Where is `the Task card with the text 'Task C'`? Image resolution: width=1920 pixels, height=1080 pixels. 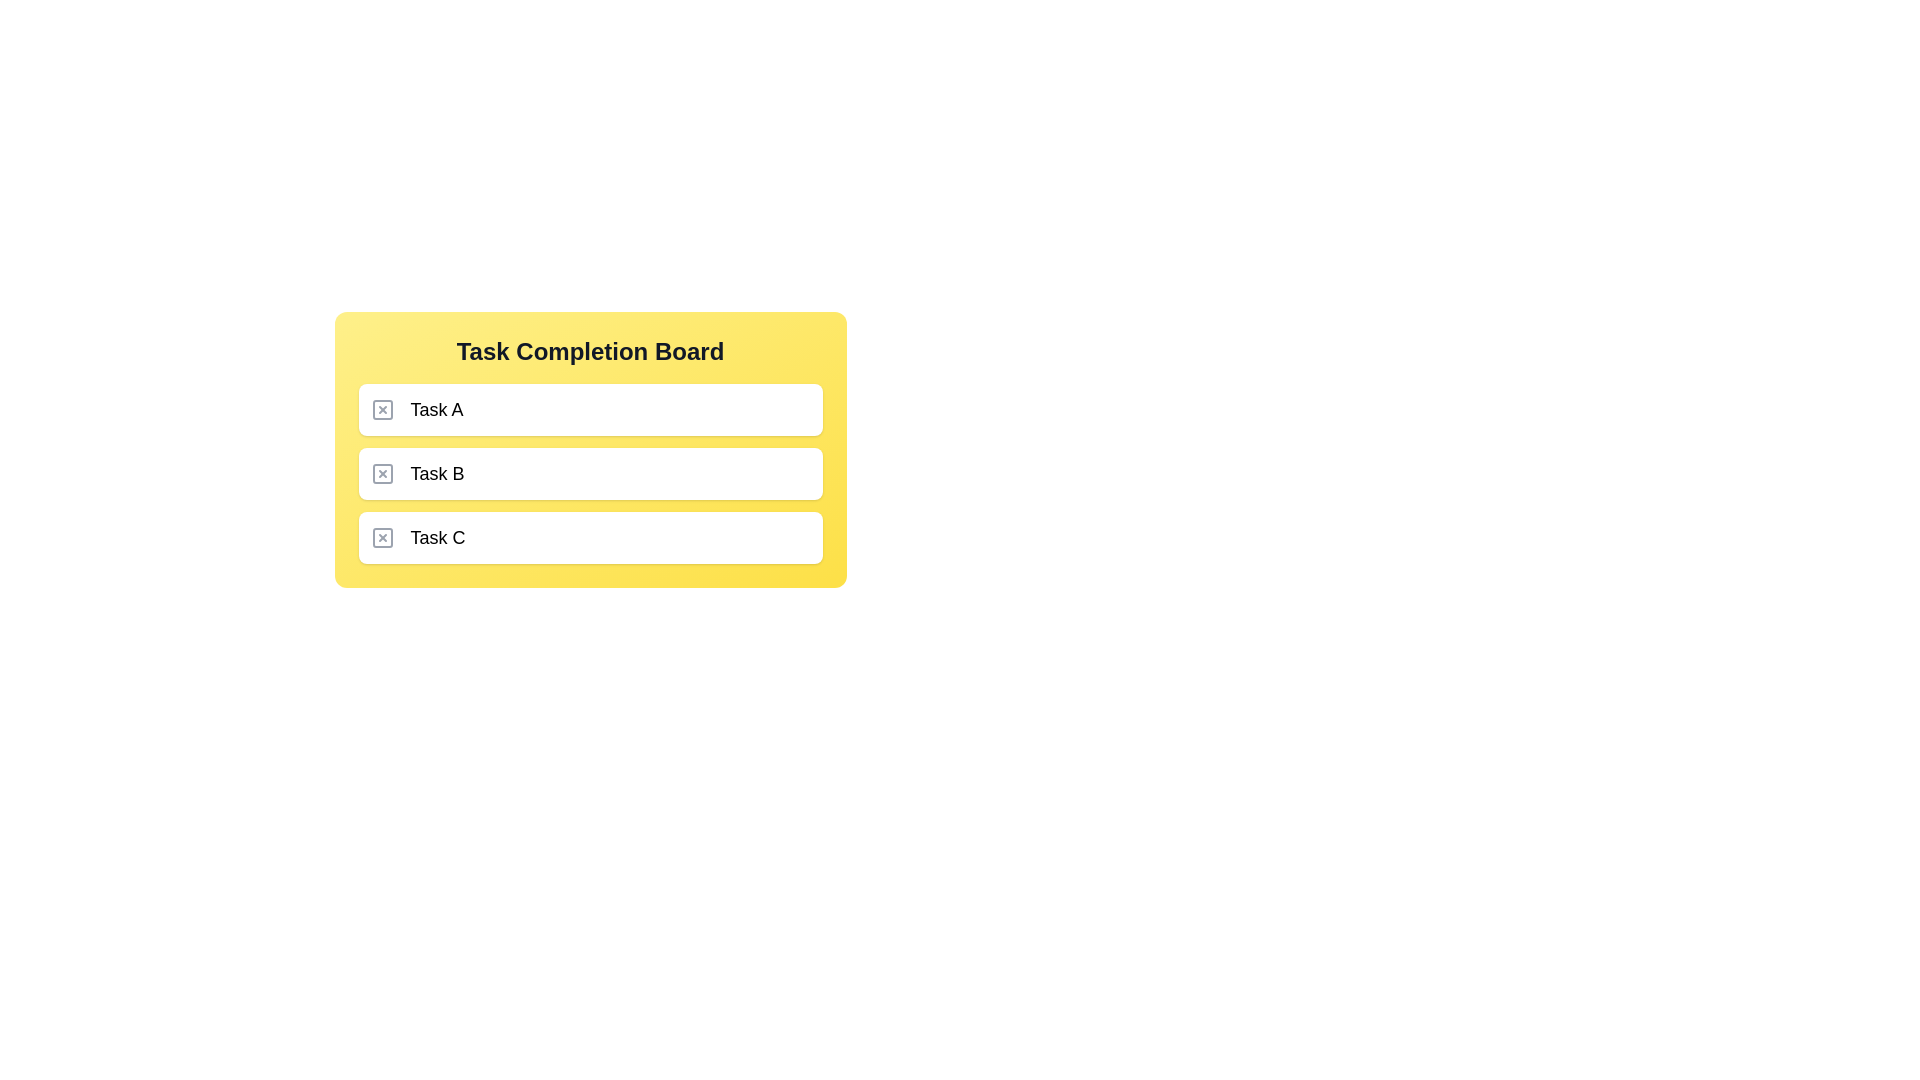 the Task card with the text 'Task C' is located at coordinates (589, 536).